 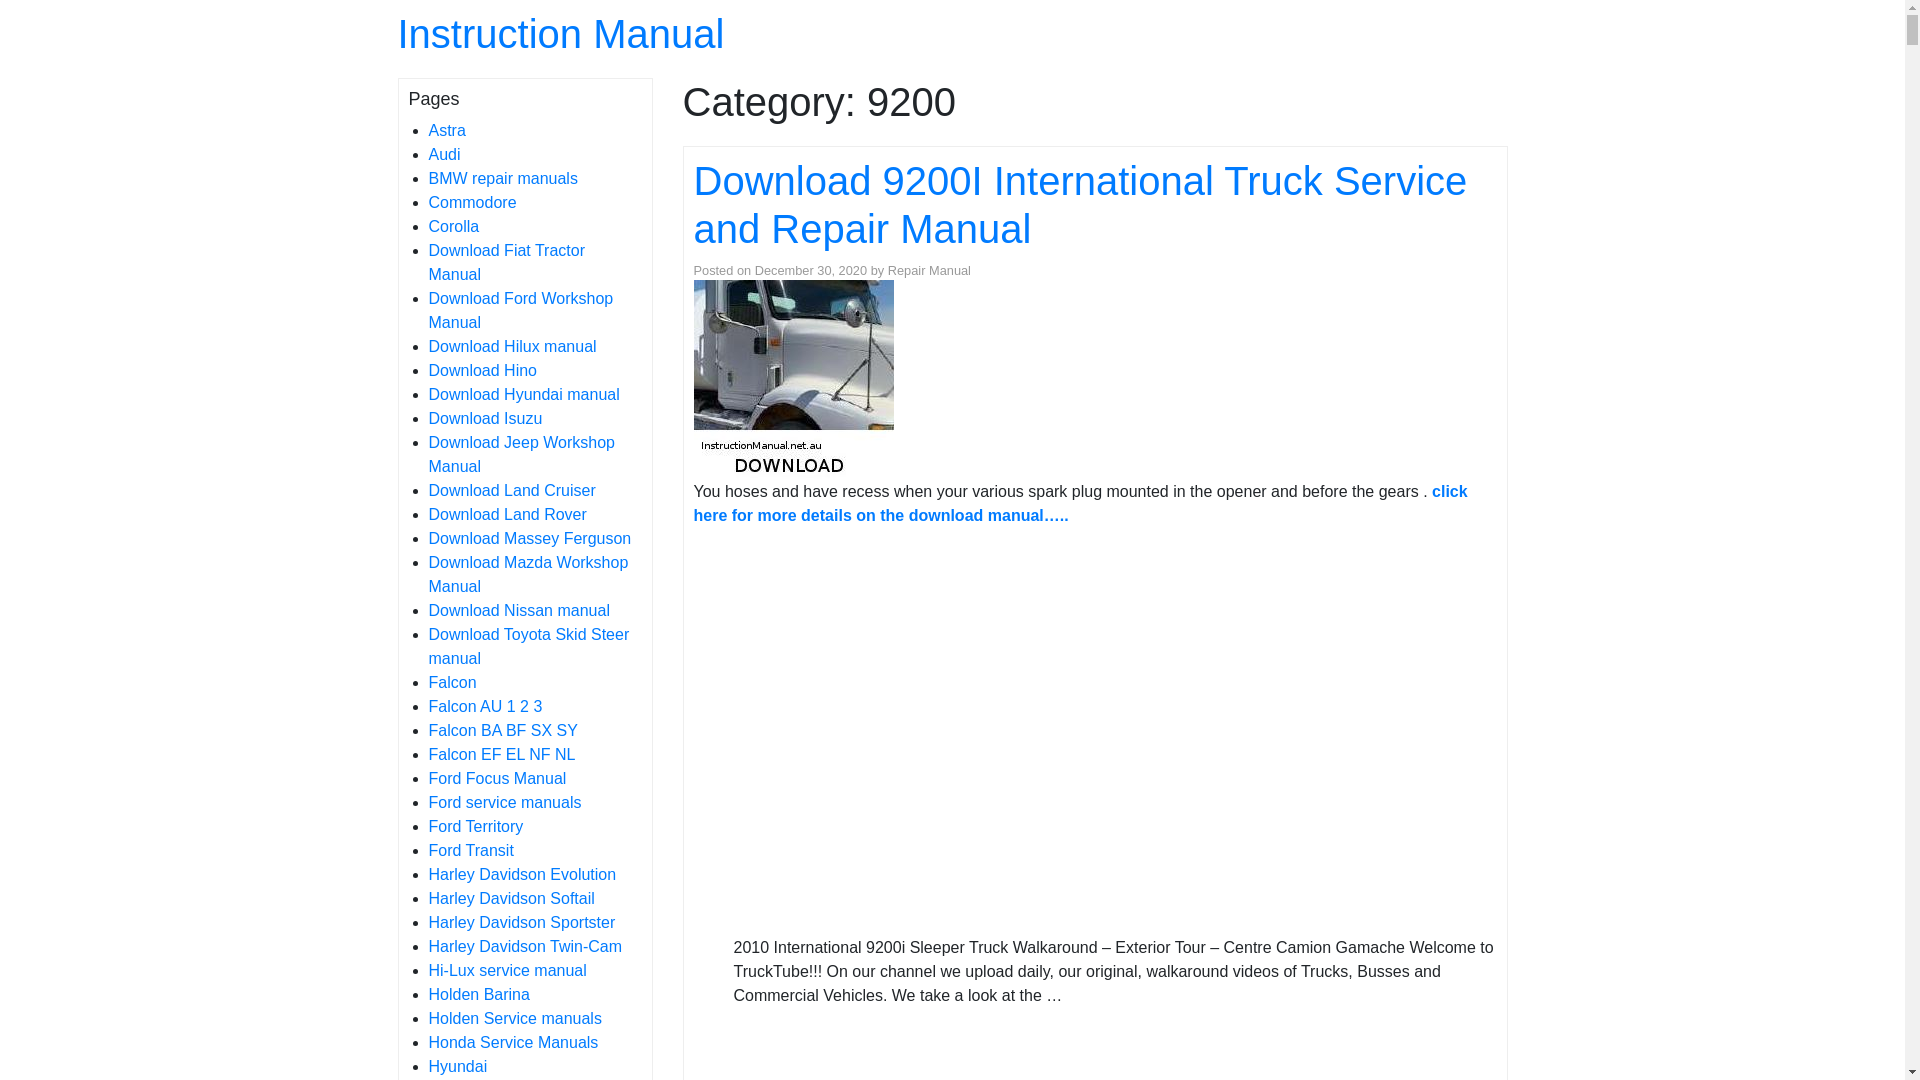 What do you see at coordinates (928, 270) in the screenshot?
I see `'Repair Manual'` at bounding box center [928, 270].